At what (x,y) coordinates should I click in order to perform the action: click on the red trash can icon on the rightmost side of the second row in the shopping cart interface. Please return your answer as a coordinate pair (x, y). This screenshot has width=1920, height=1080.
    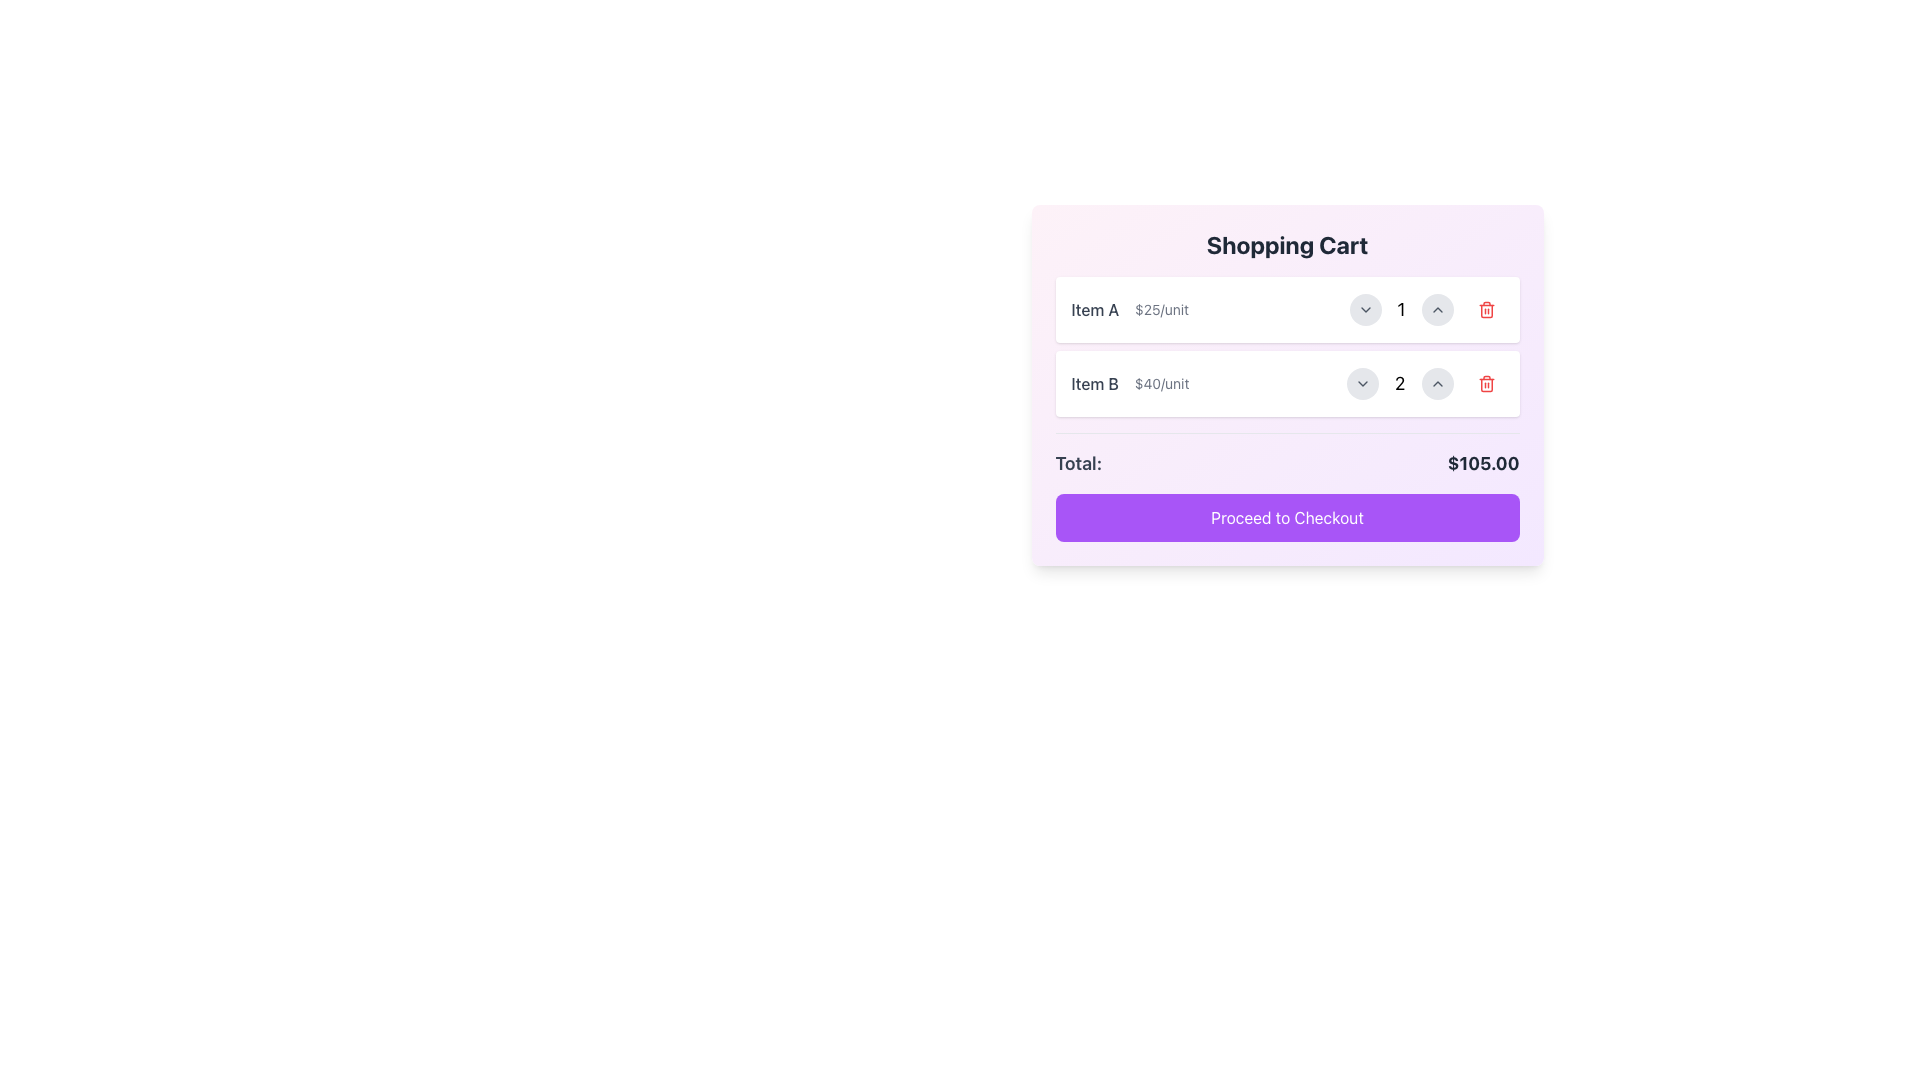
    Looking at the image, I should click on (1486, 384).